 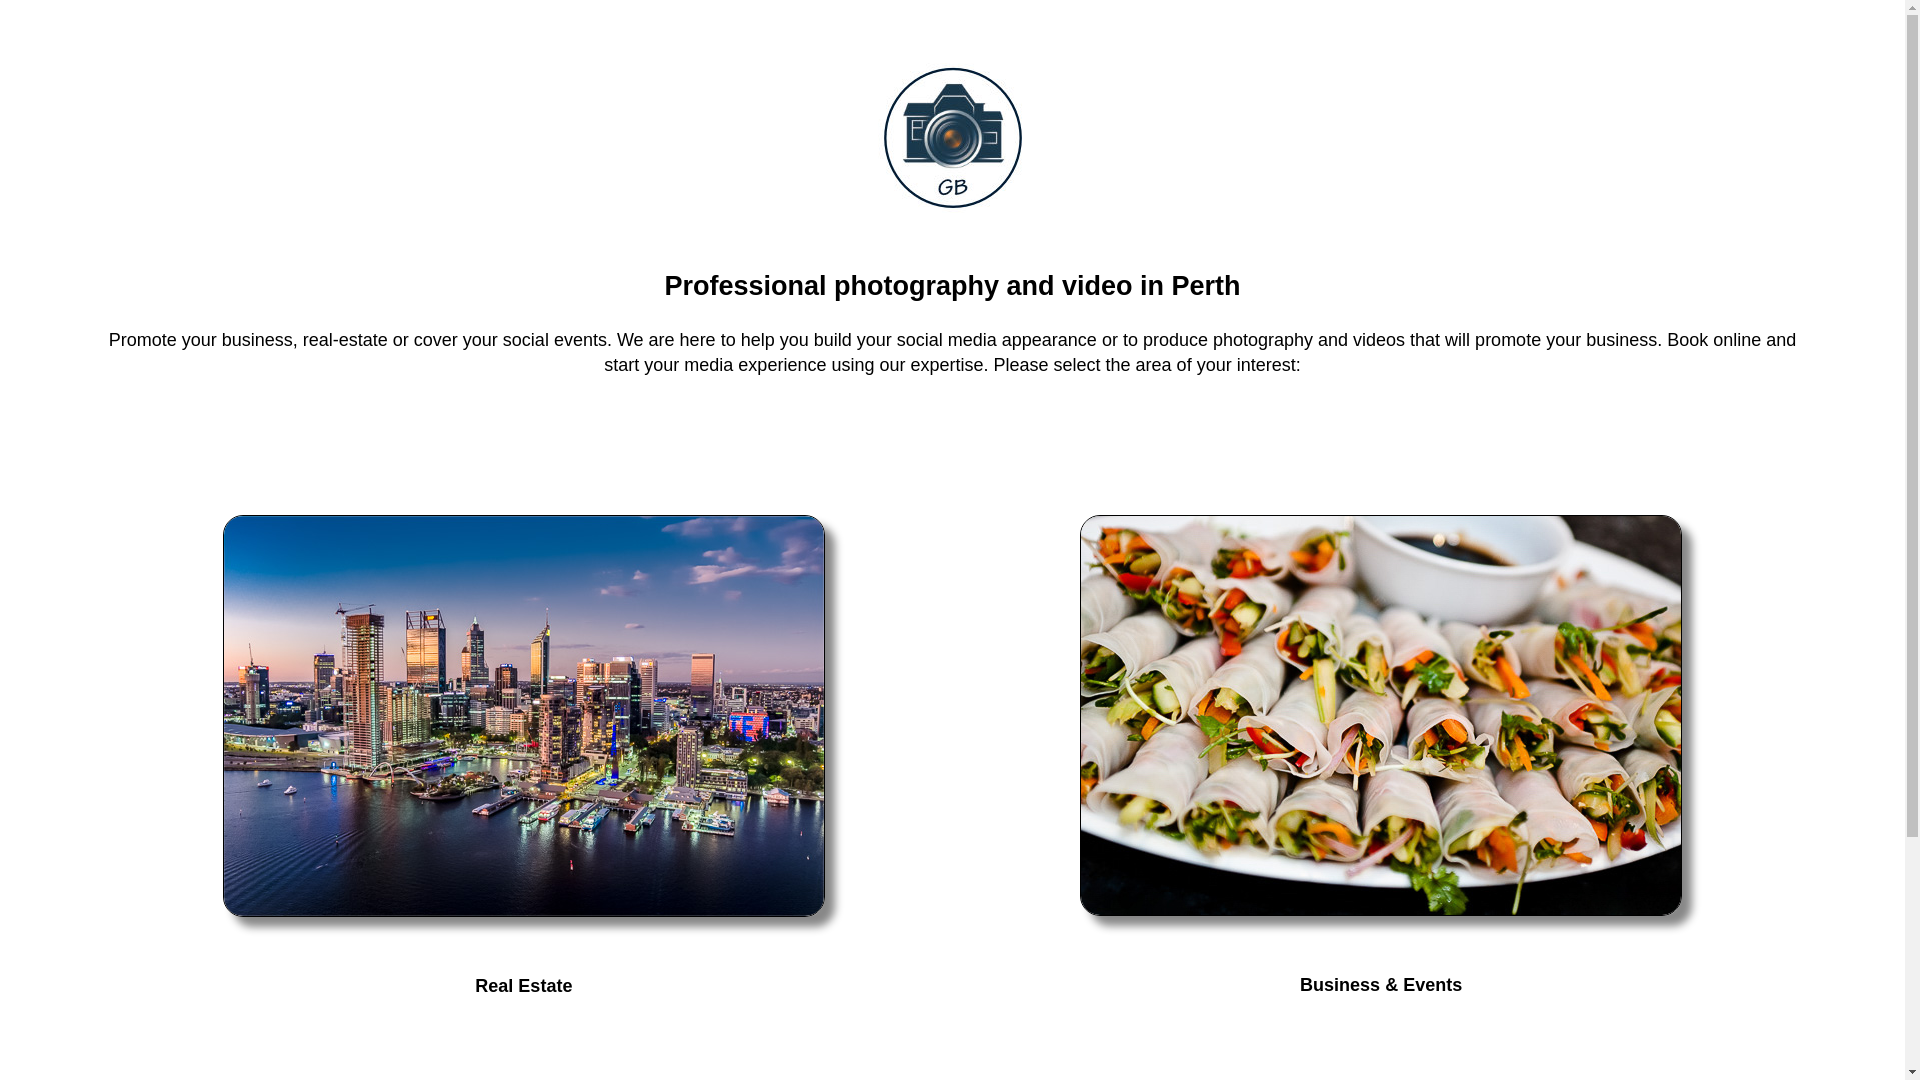 What do you see at coordinates (523, 715) in the screenshot?
I see `'Real Estate professional photography and video'` at bounding box center [523, 715].